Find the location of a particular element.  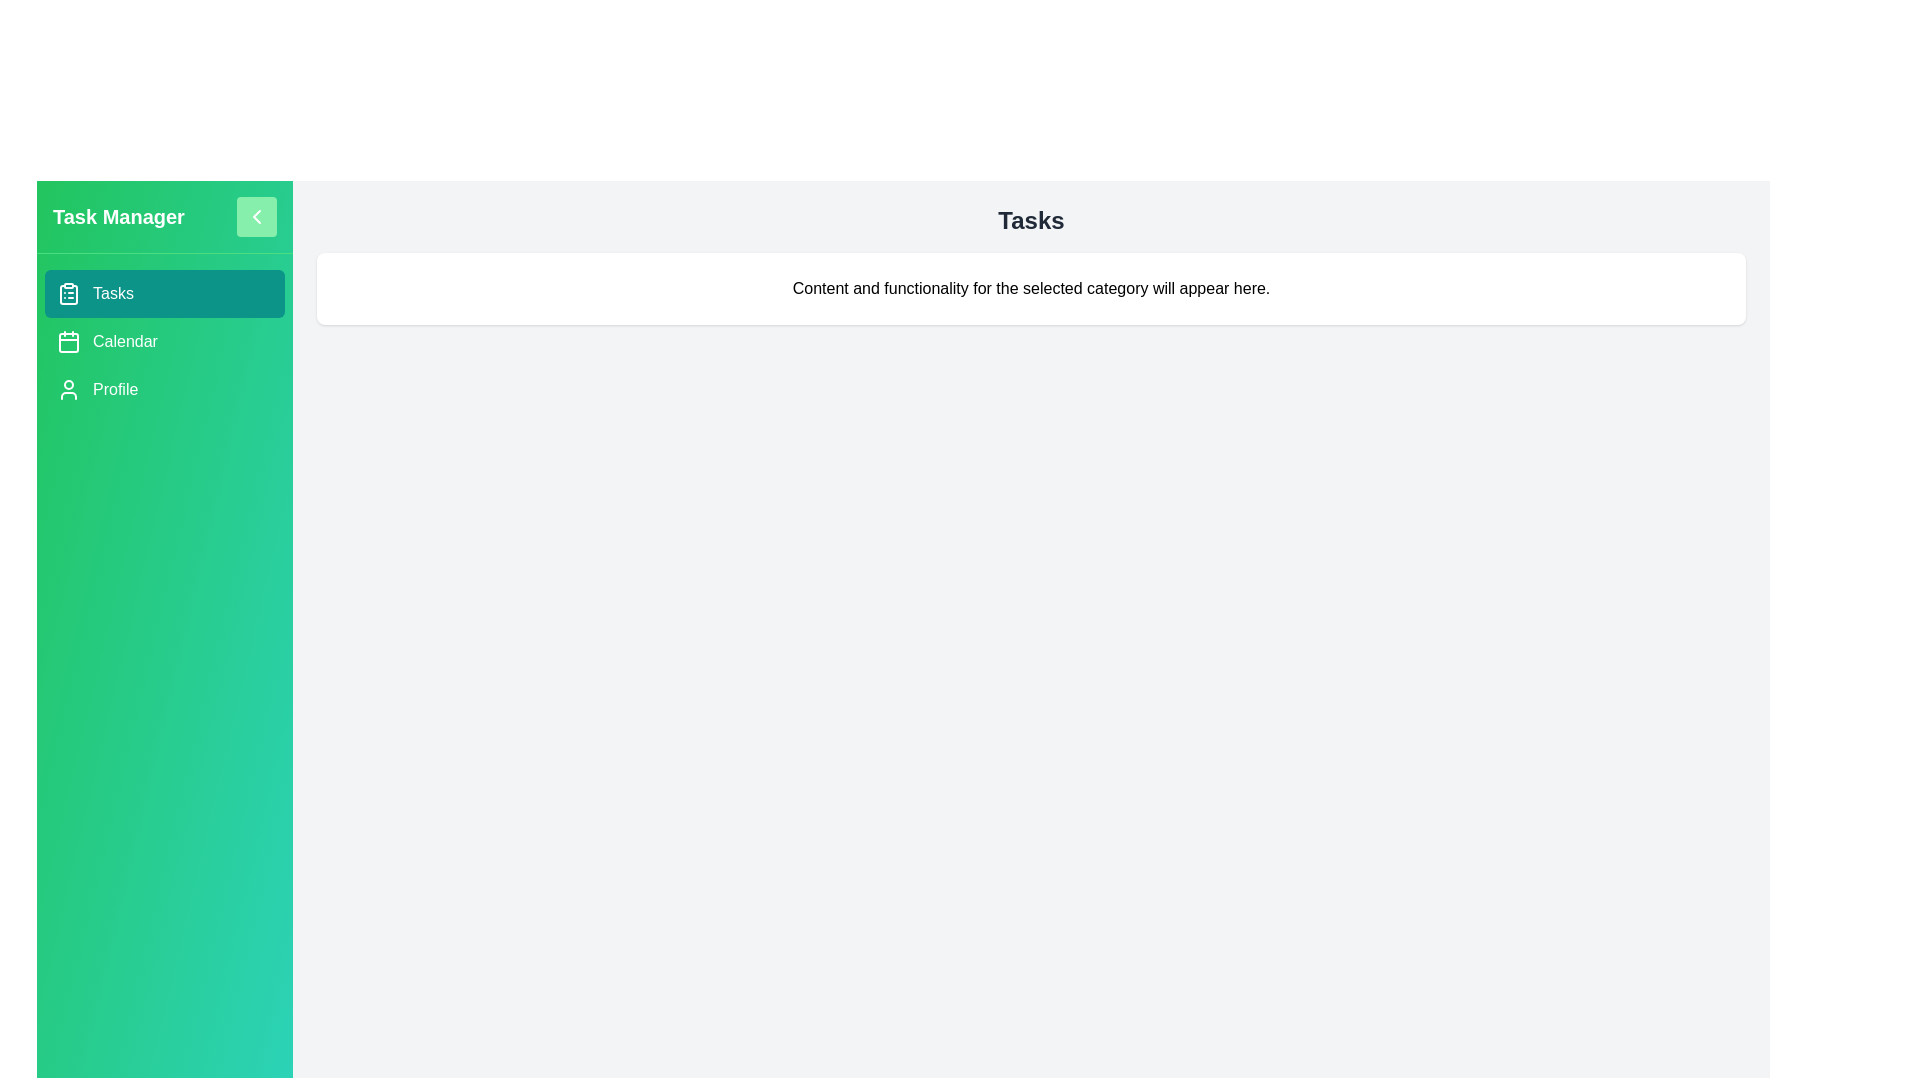

the 'Calendar' menu item to navigate to the 'Calendar' section is located at coordinates (164, 341).